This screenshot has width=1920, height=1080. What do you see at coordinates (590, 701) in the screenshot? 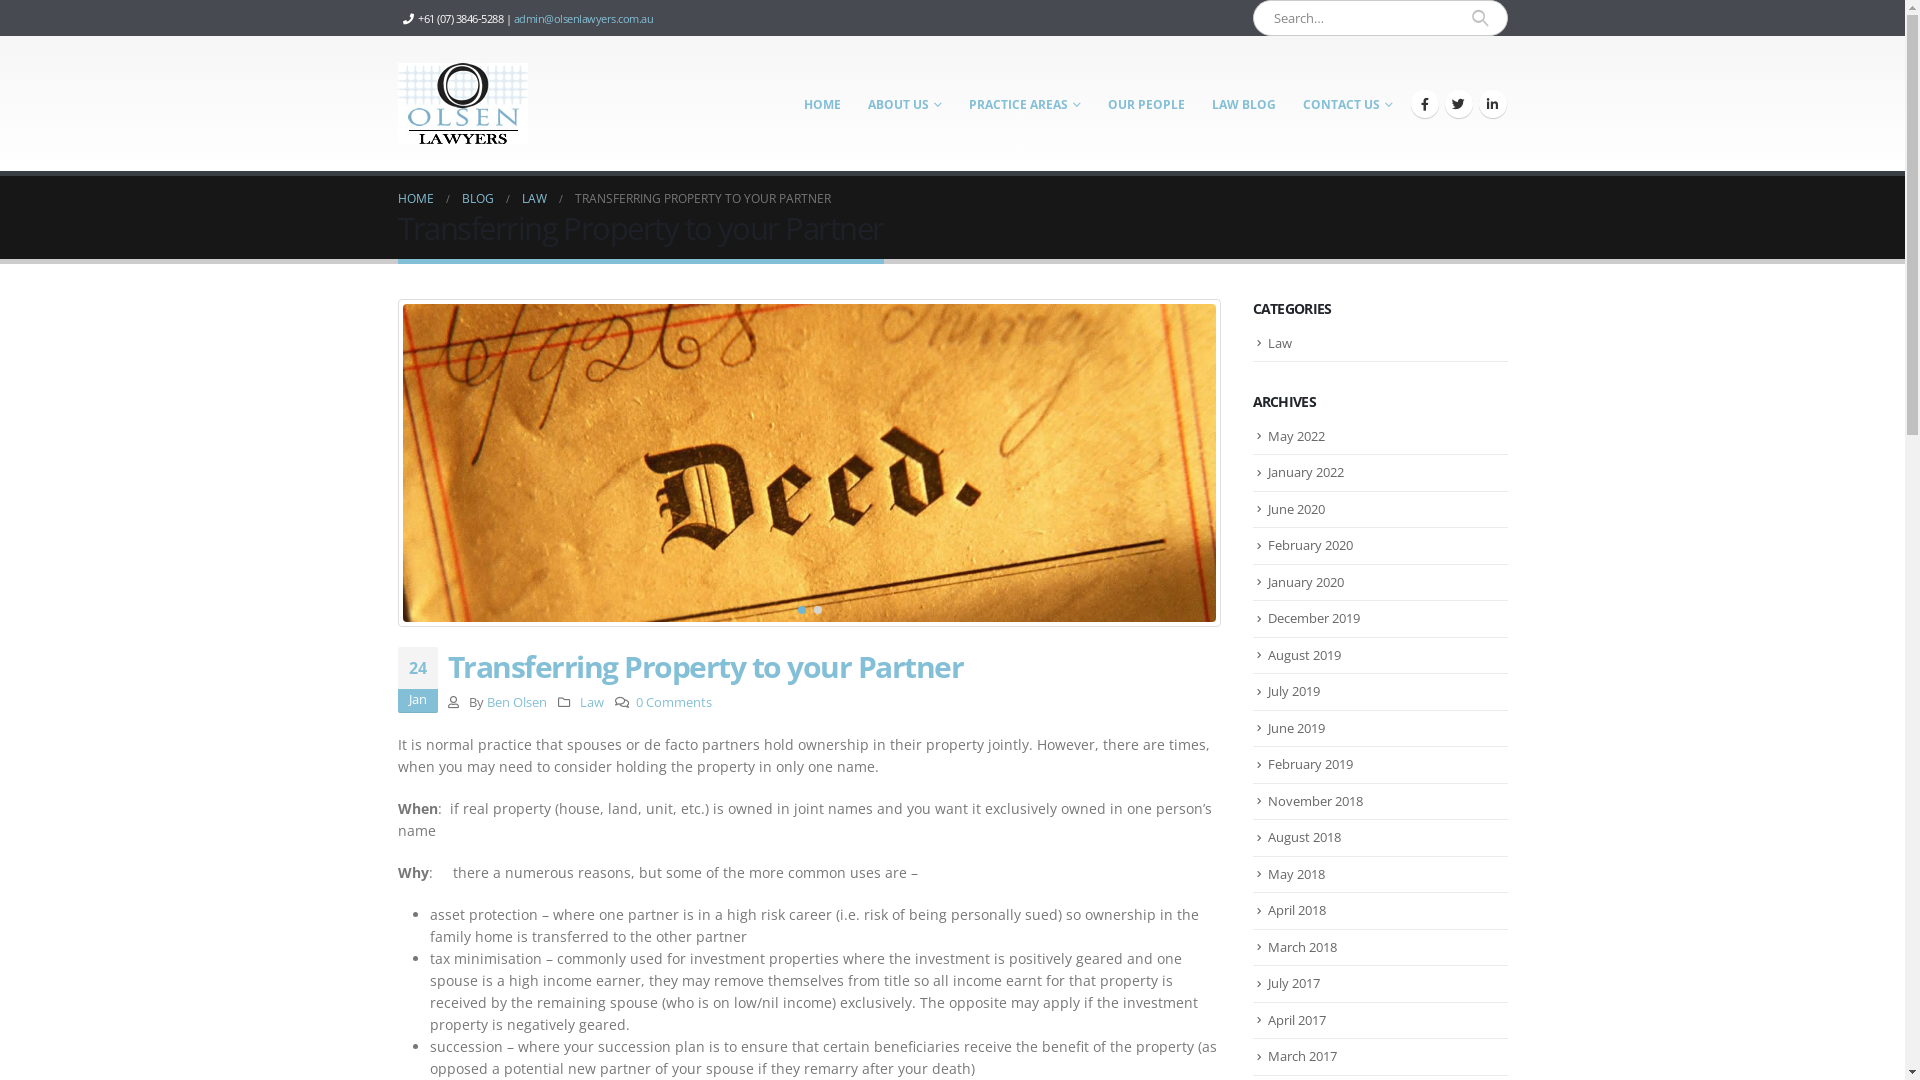
I see `'Law'` at bounding box center [590, 701].